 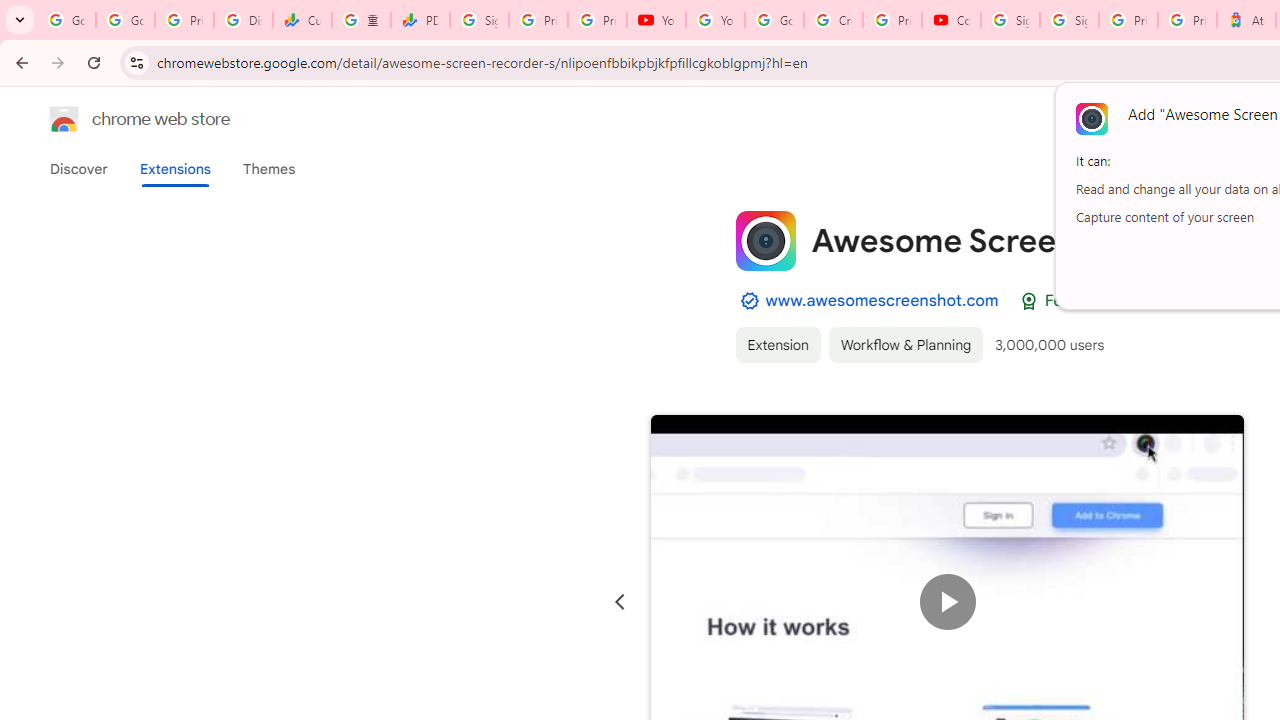 What do you see at coordinates (946, 601) in the screenshot?
I see `'Item media 1 video'` at bounding box center [946, 601].